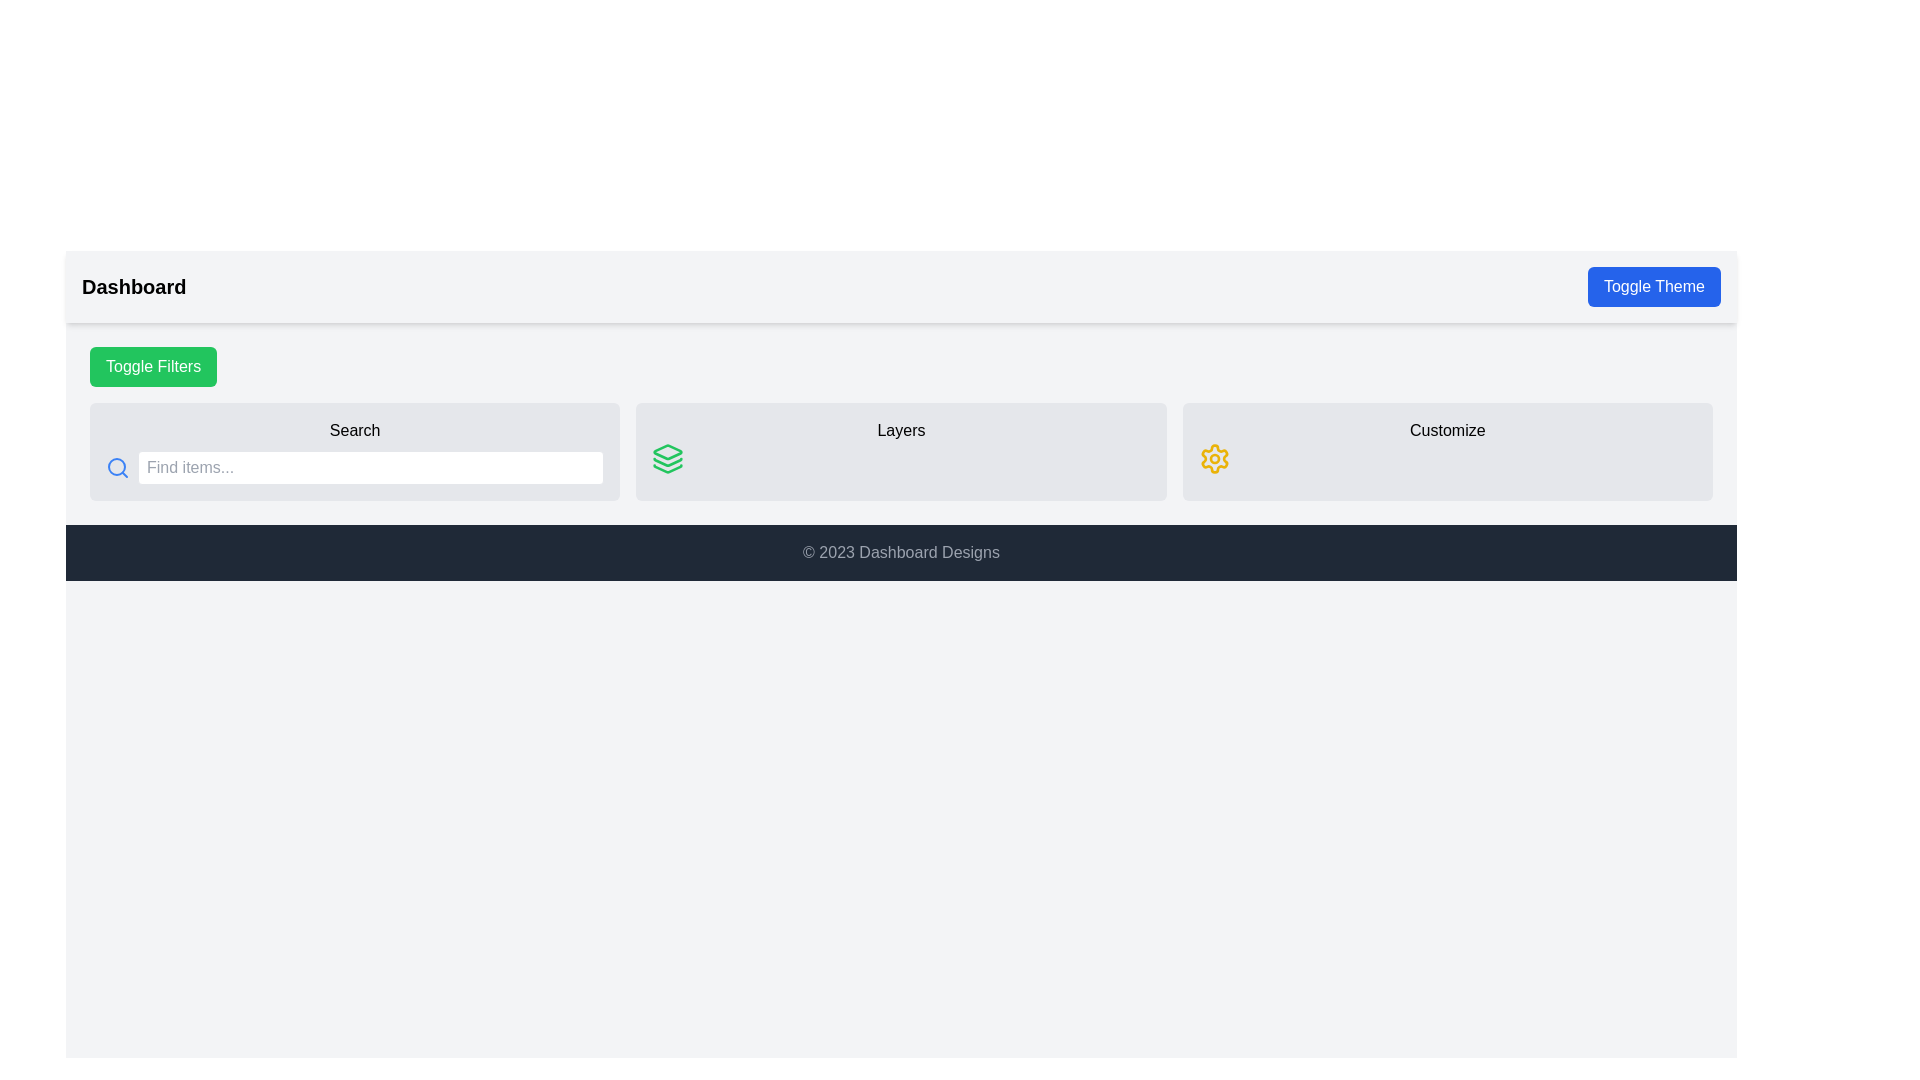 The image size is (1920, 1080). What do you see at coordinates (1213, 459) in the screenshot?
I see `the yellow gear icon located in the 'Customize' section, which is centered beneath the text label 'Customize'` at bounding box center [1213, 459].